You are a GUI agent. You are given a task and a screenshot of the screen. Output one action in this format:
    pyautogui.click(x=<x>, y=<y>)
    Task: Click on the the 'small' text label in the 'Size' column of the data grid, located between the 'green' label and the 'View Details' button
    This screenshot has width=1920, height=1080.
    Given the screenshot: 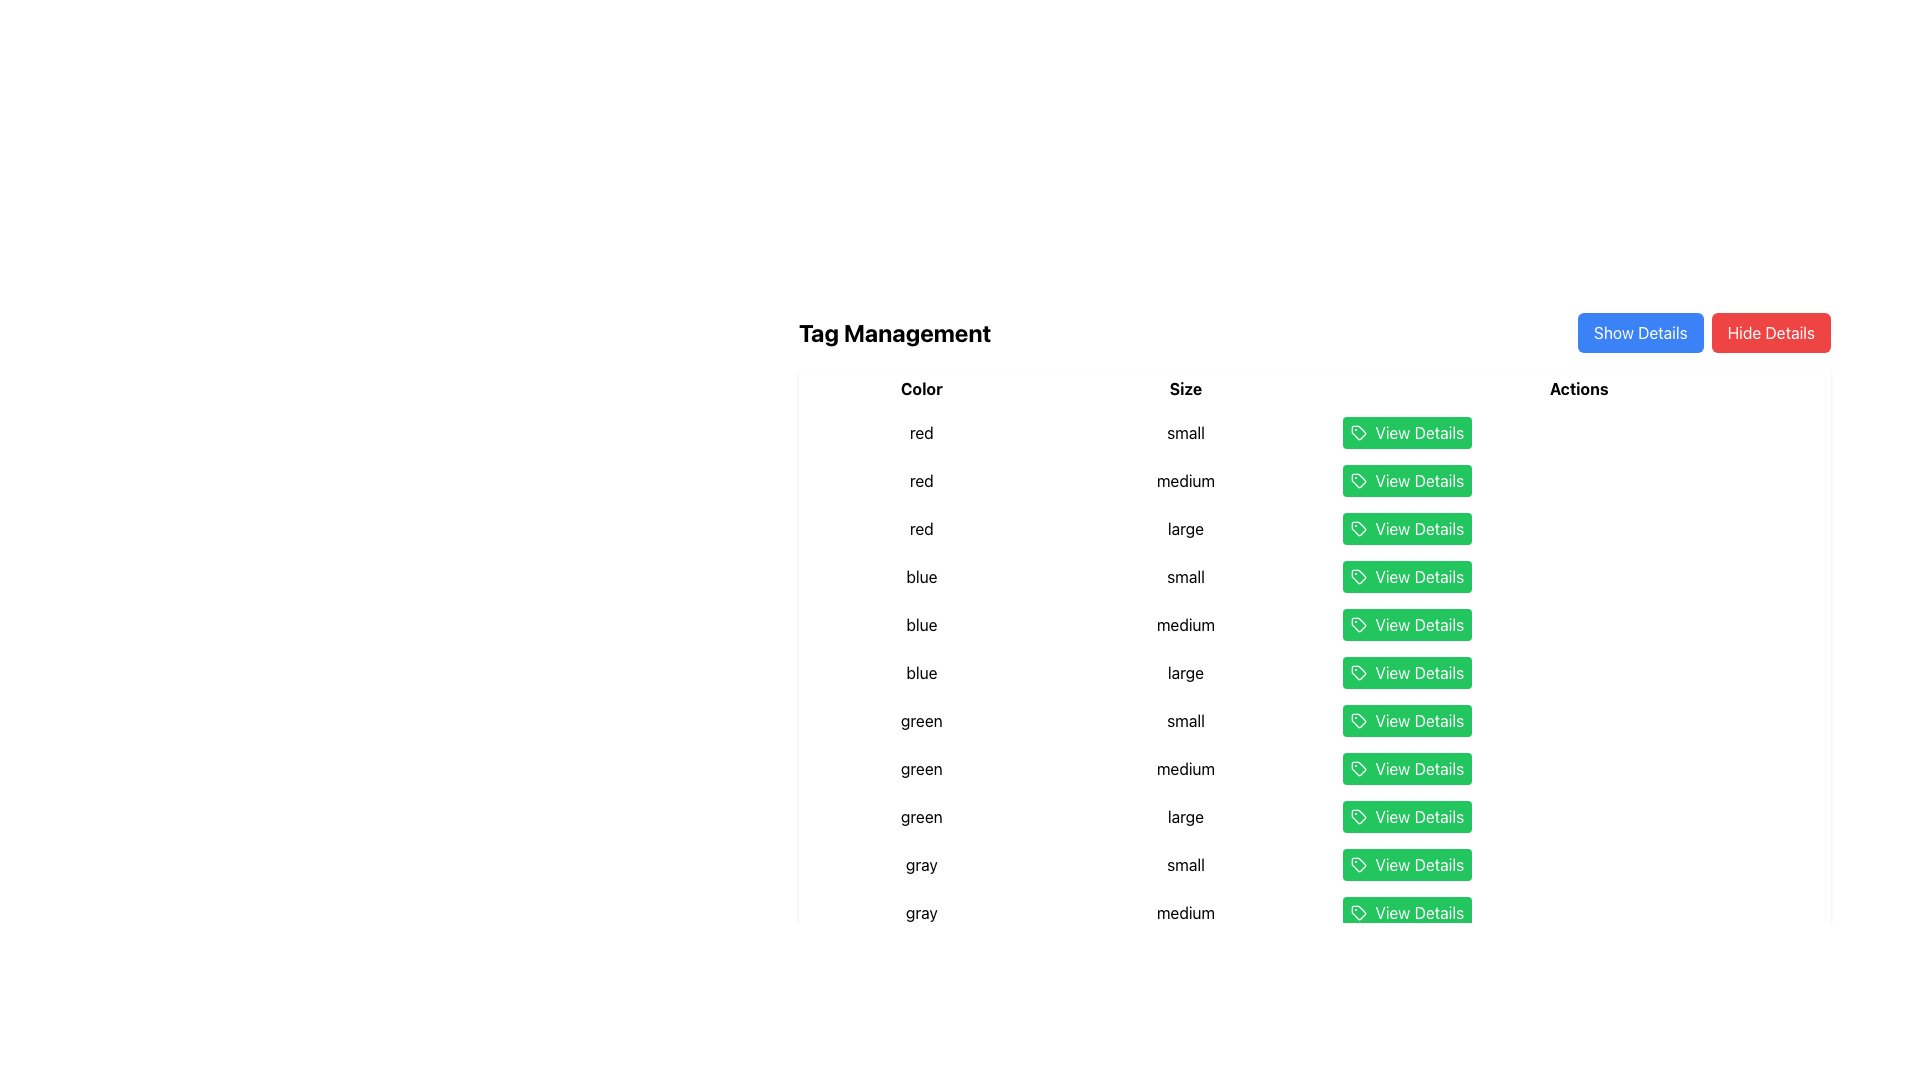 What is the action you would take?
    pyautogui.click(x=1185, y=721)
    